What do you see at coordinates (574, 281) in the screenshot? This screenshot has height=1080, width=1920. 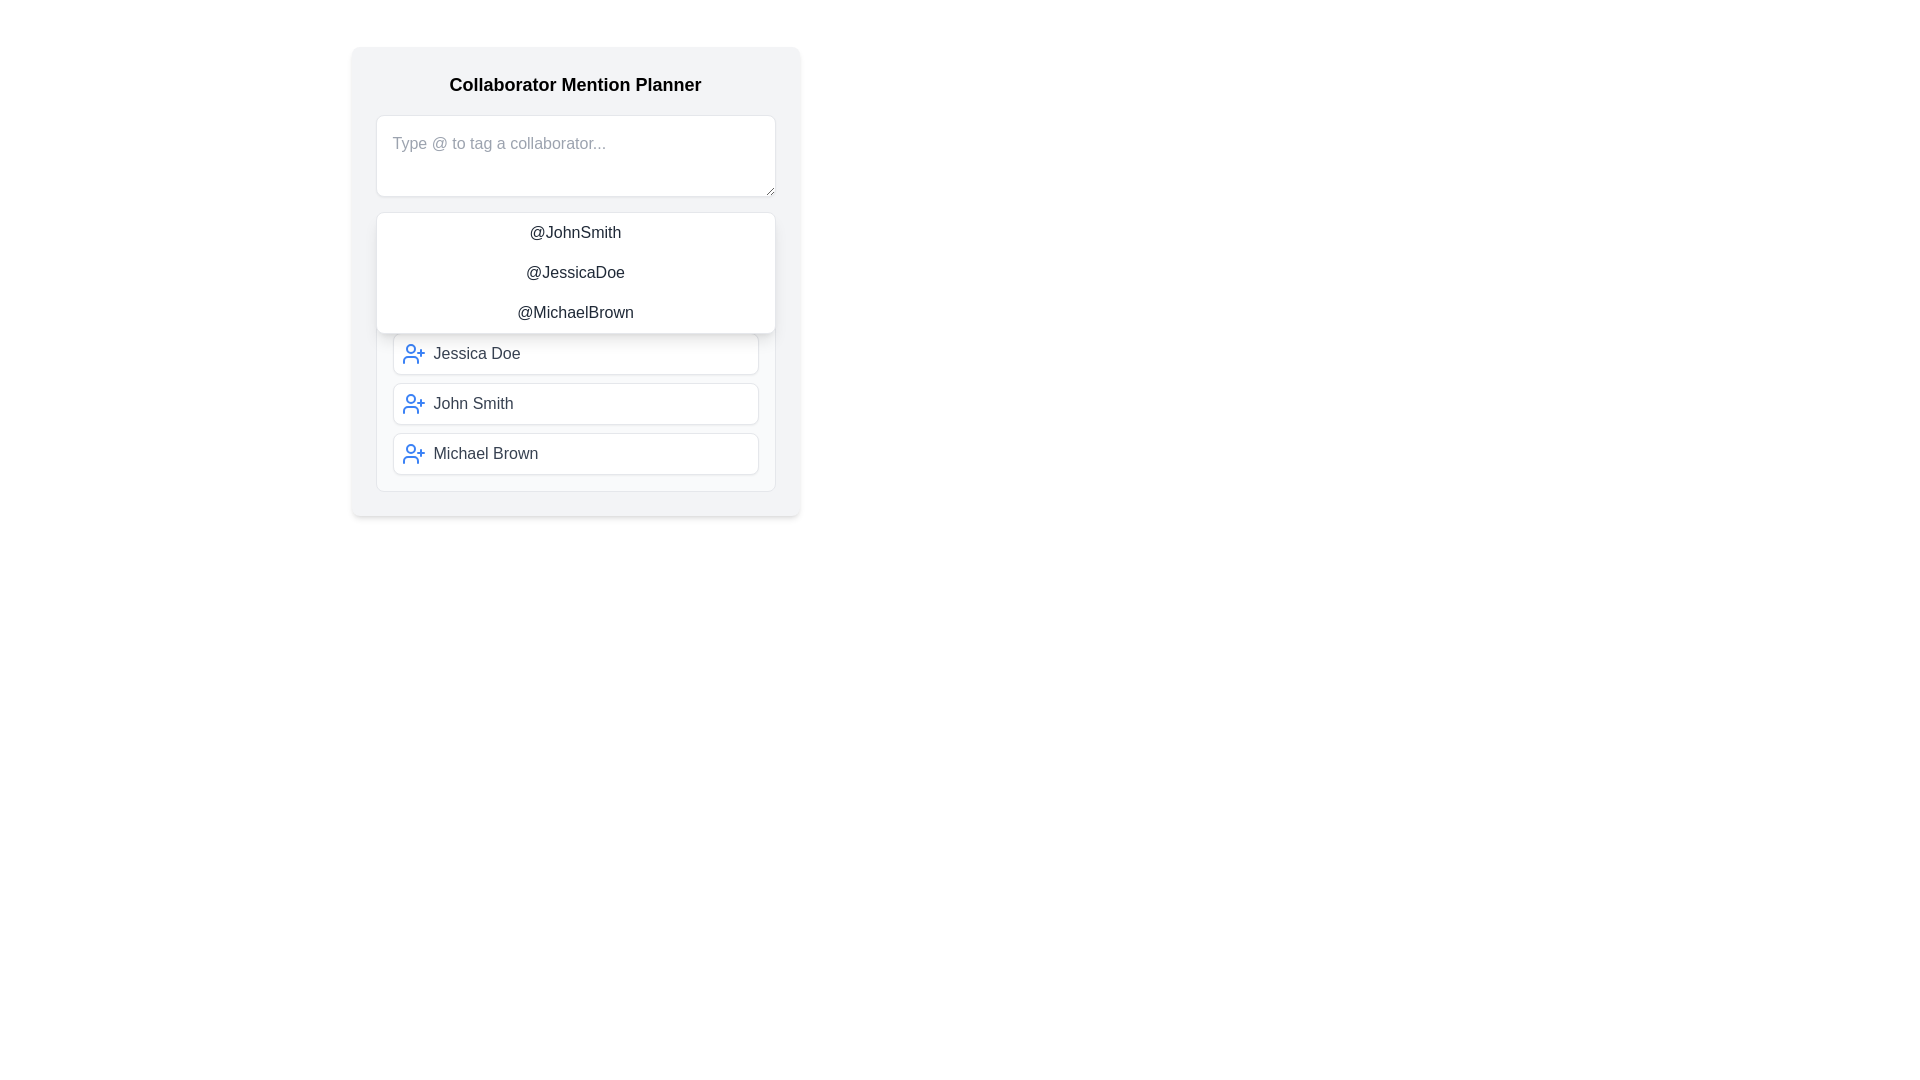 I see `the mention suggestion item '@JessicaDoe'` at bounding box center [574, 281].